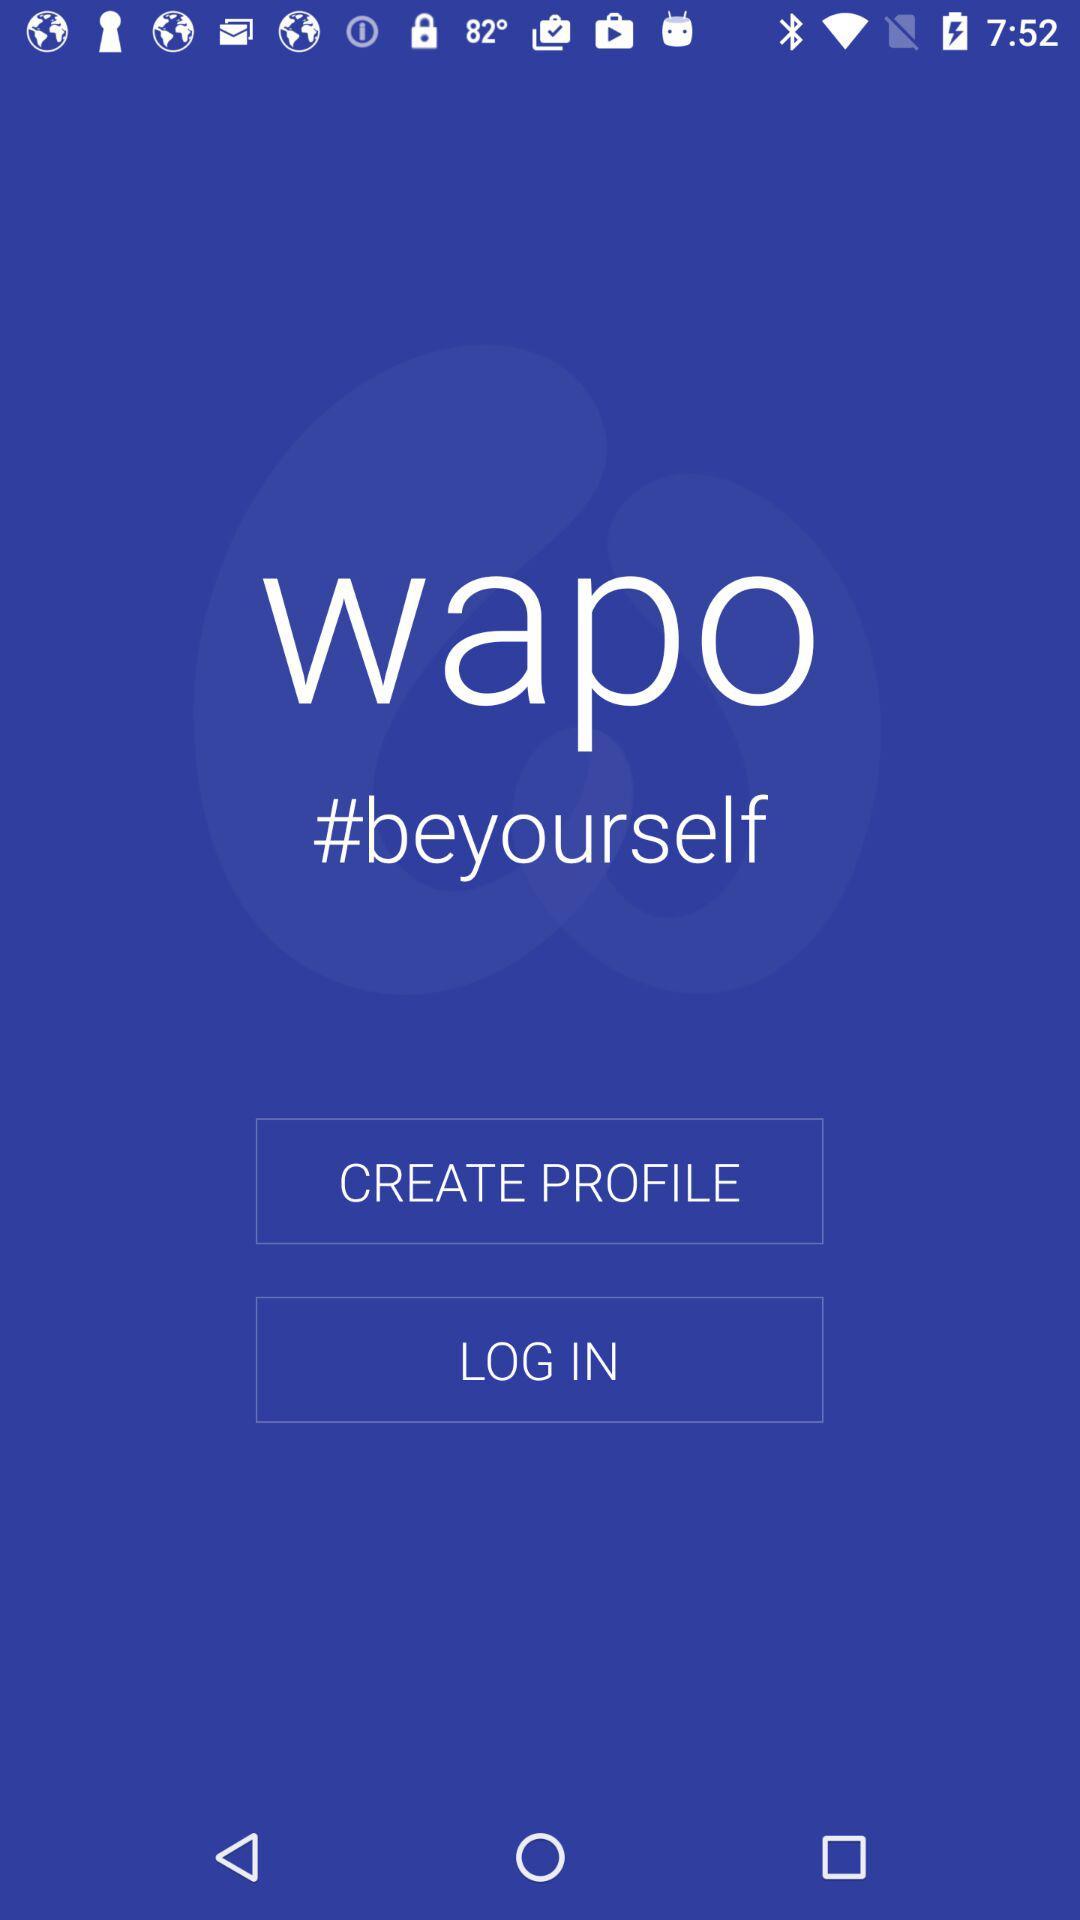  What do you see at coordinates (538, 1359) in the screenshot?
I see `log in icon` at bounding box center [538, 1359].